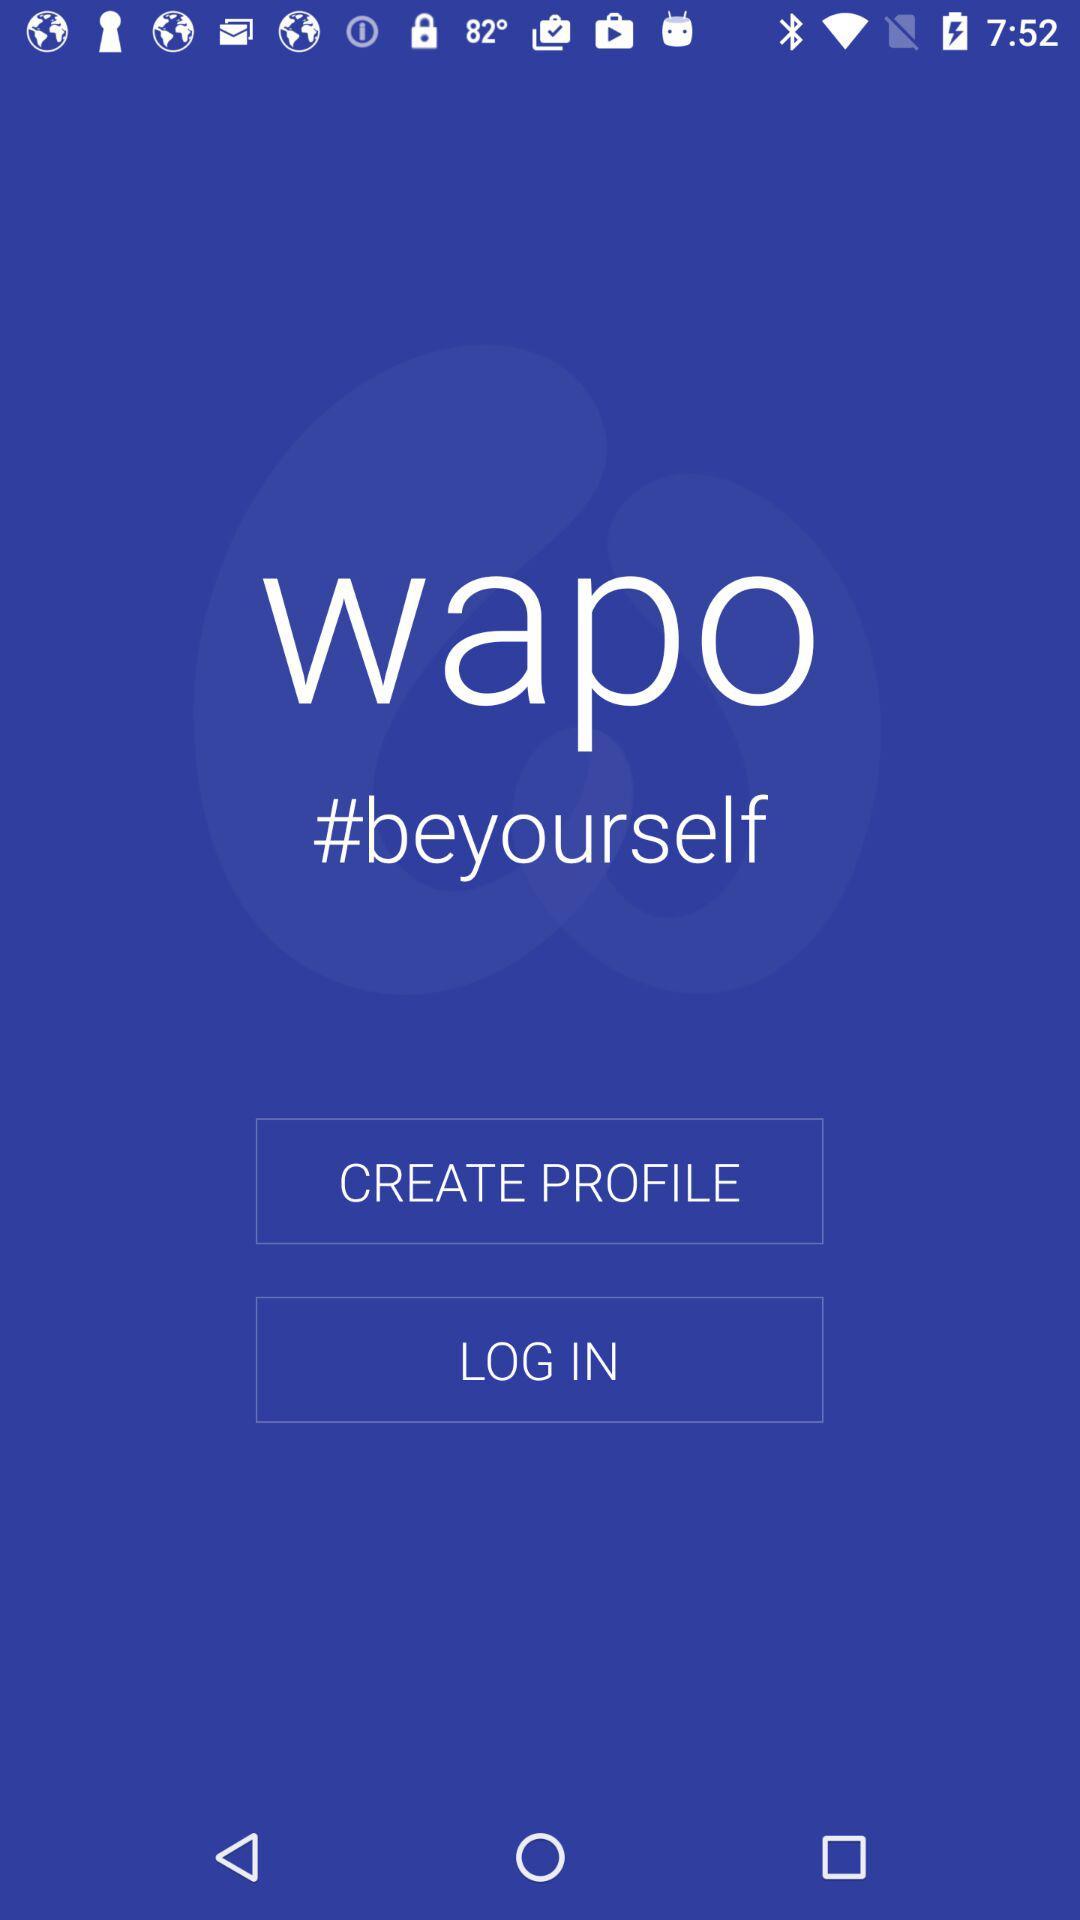  What do you see at coordinates (538, 1359) in the screenshot?
I see `log in icon` at bounding box center [538, 1359].